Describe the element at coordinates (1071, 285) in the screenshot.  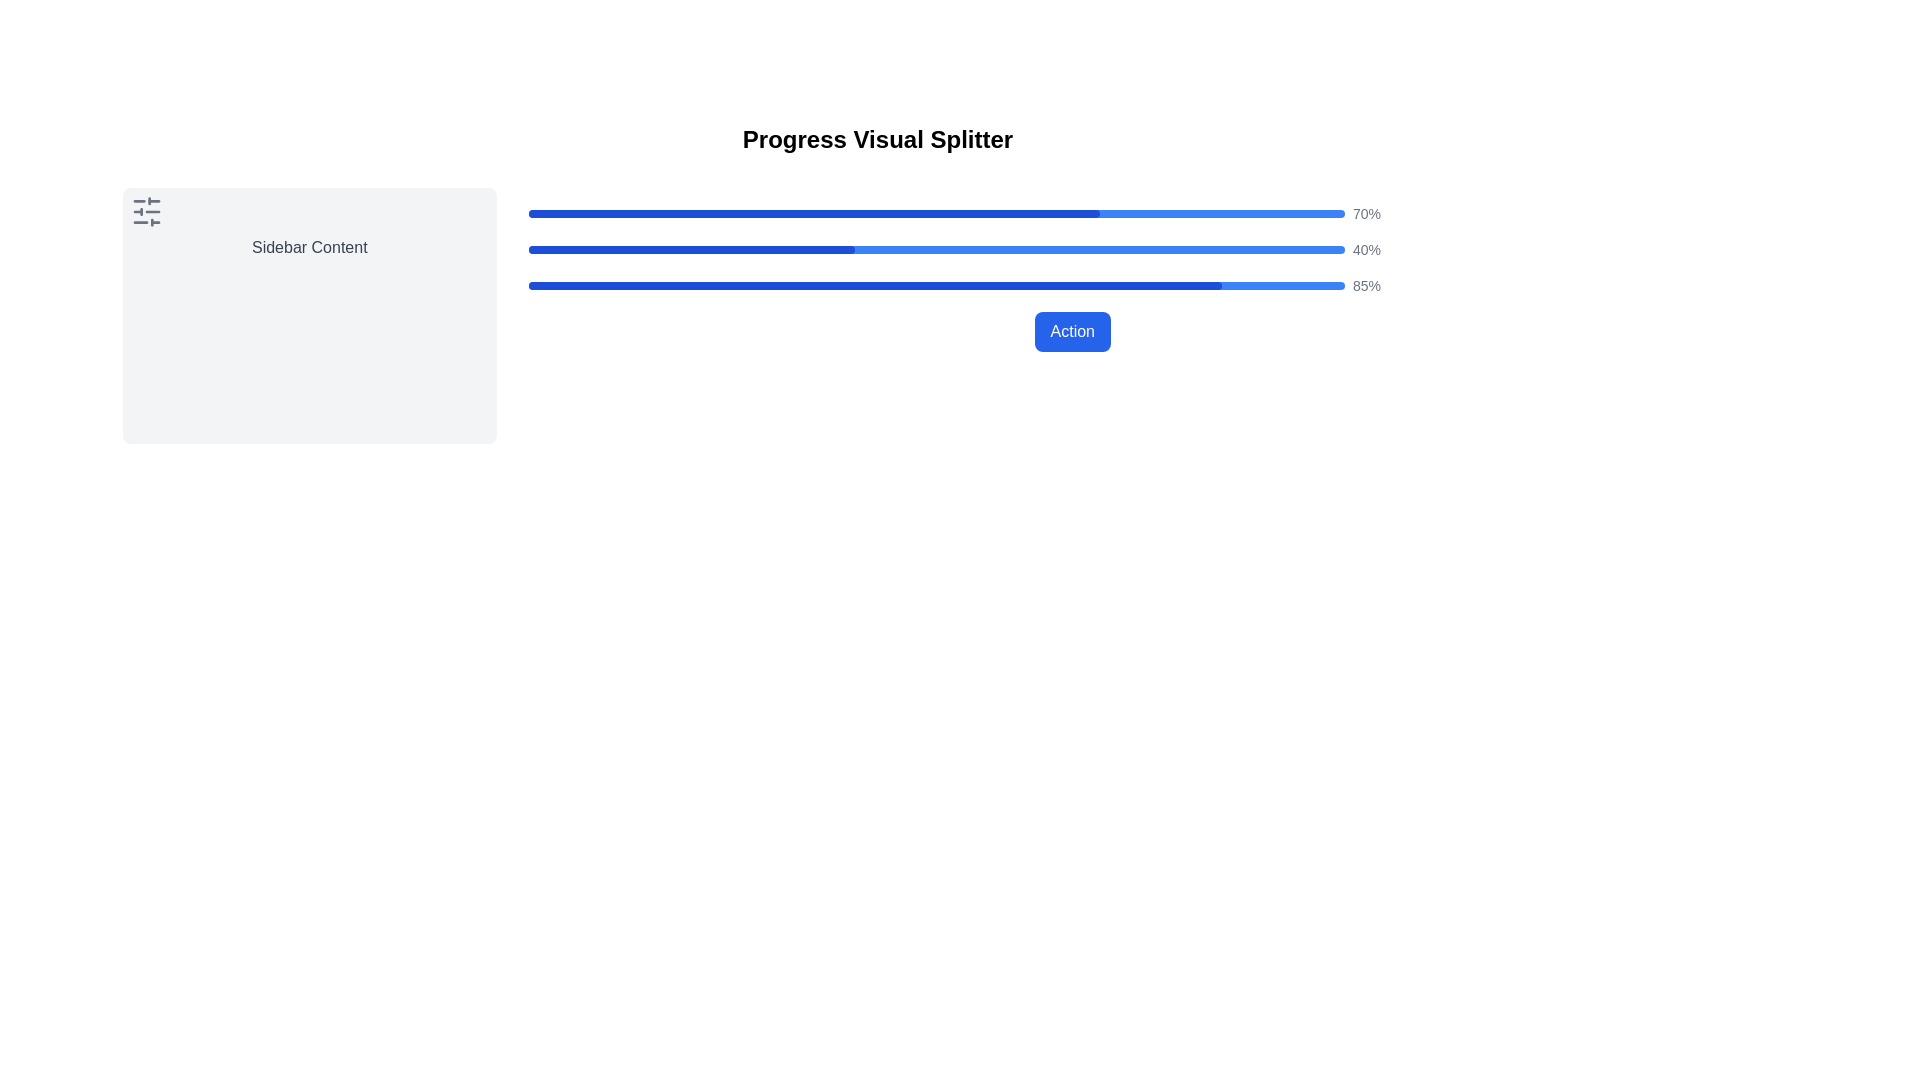
I see `the third progress bar that visually represents a progress value of 85%` at that location.